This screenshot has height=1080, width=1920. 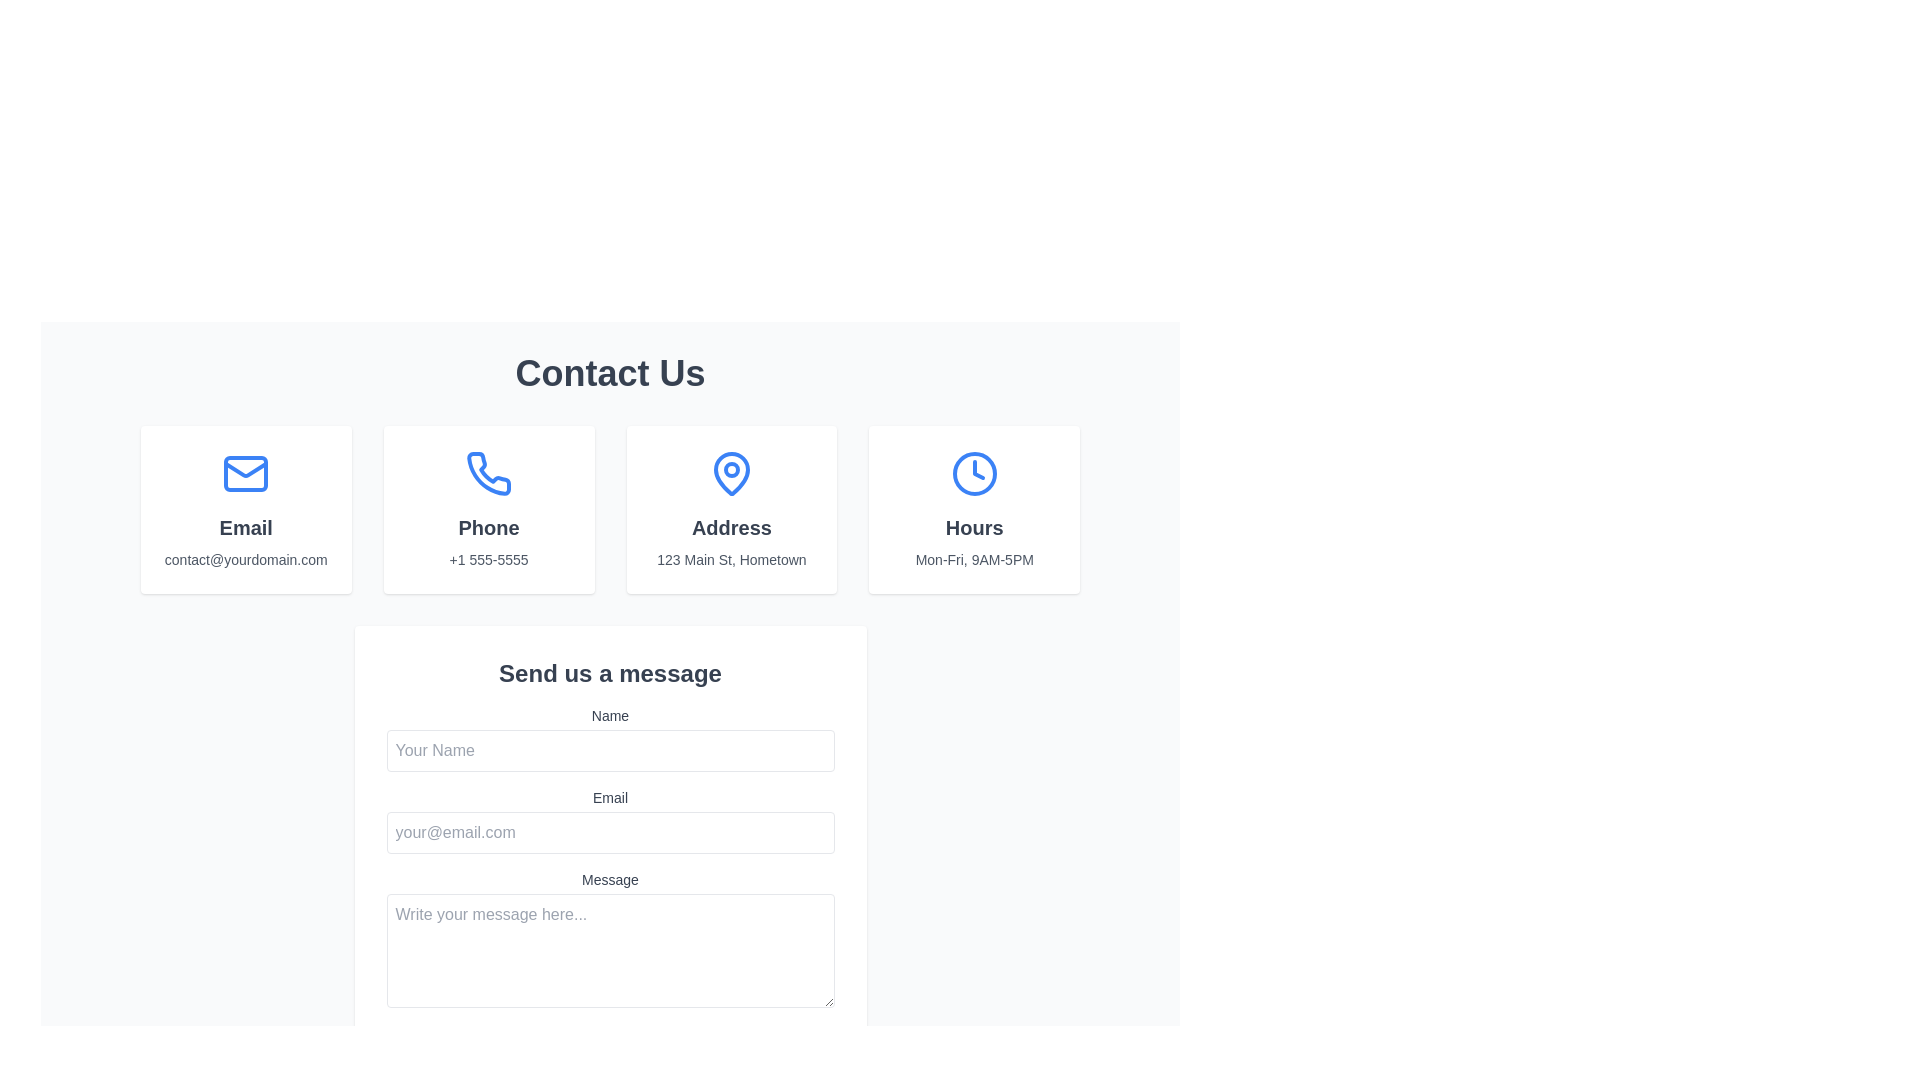 I want to click on the blue phone icon located in the second column above the text 'Phone' and '+1 555-5555', so click(x=489, y=474).